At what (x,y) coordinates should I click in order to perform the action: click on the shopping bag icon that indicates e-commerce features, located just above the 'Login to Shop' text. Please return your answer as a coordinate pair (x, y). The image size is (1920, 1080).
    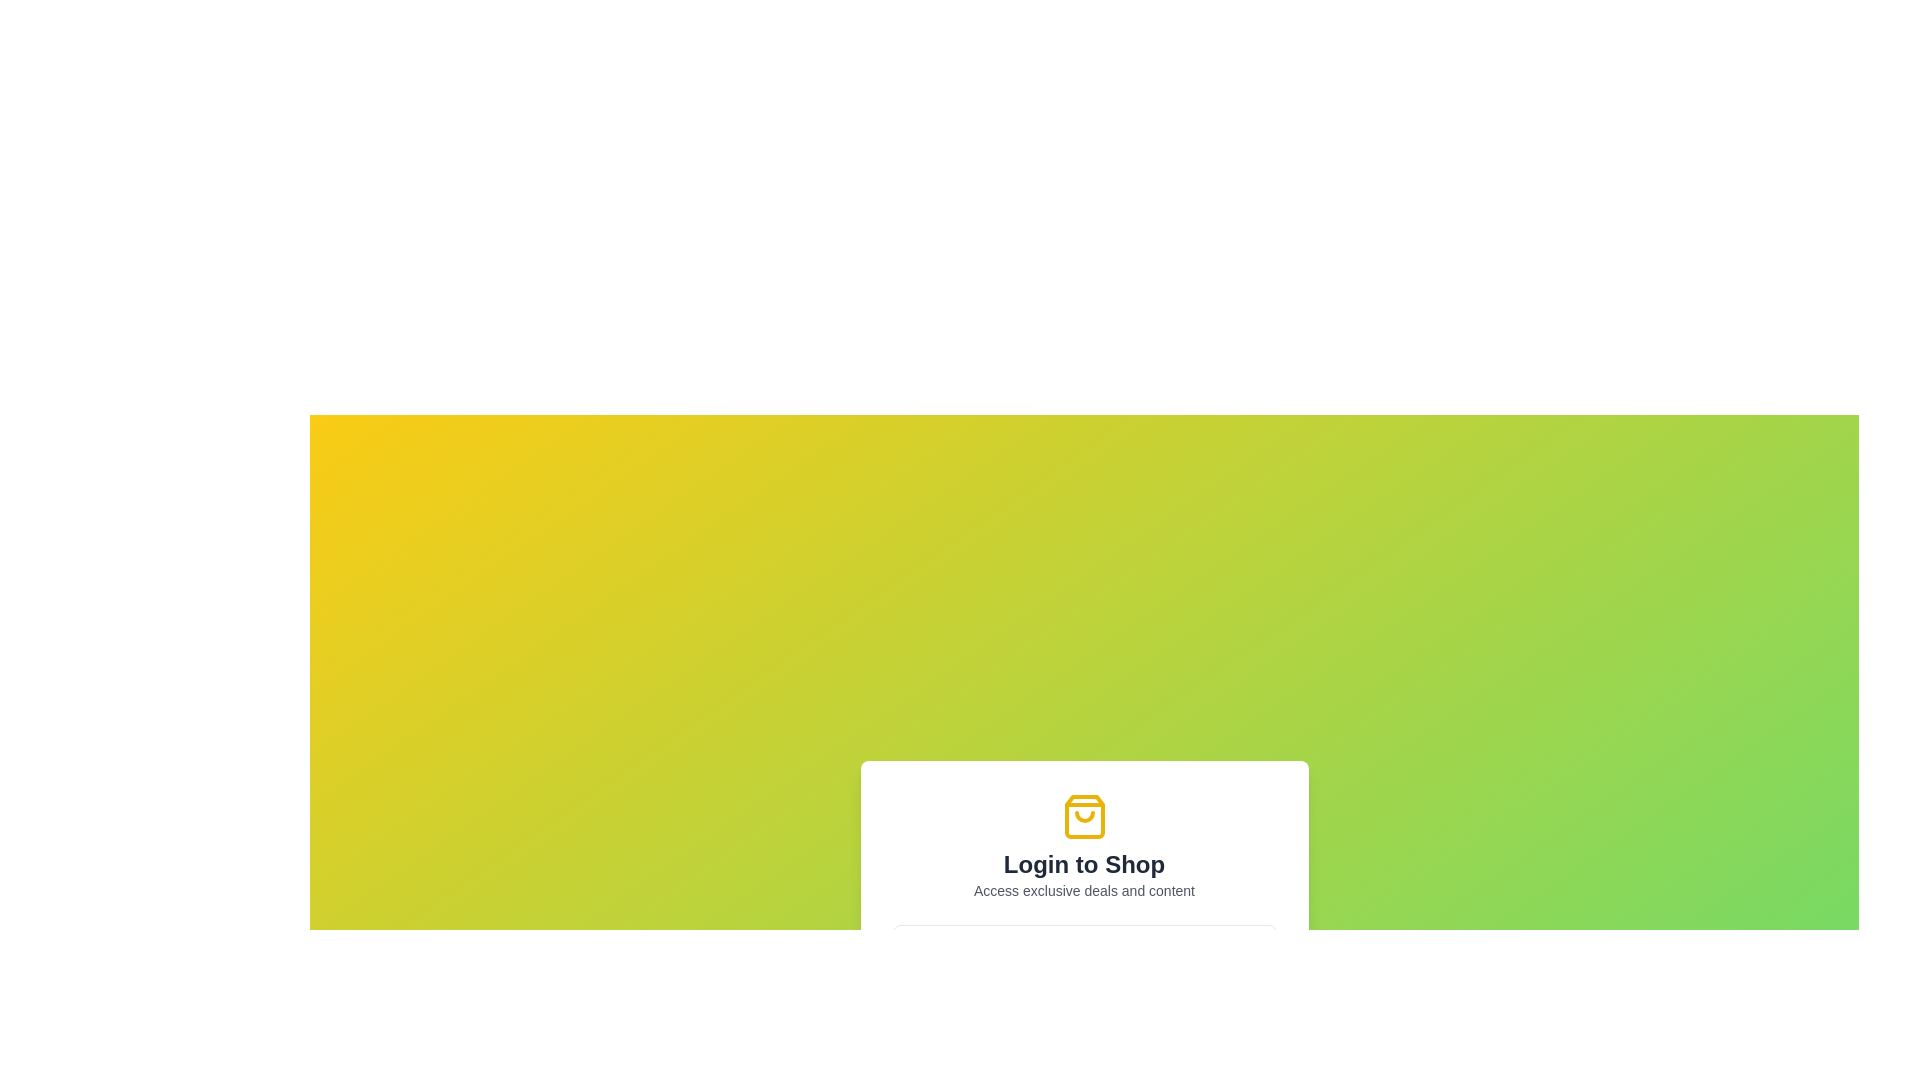
    Looking at the image, I should click on (1083, 817).